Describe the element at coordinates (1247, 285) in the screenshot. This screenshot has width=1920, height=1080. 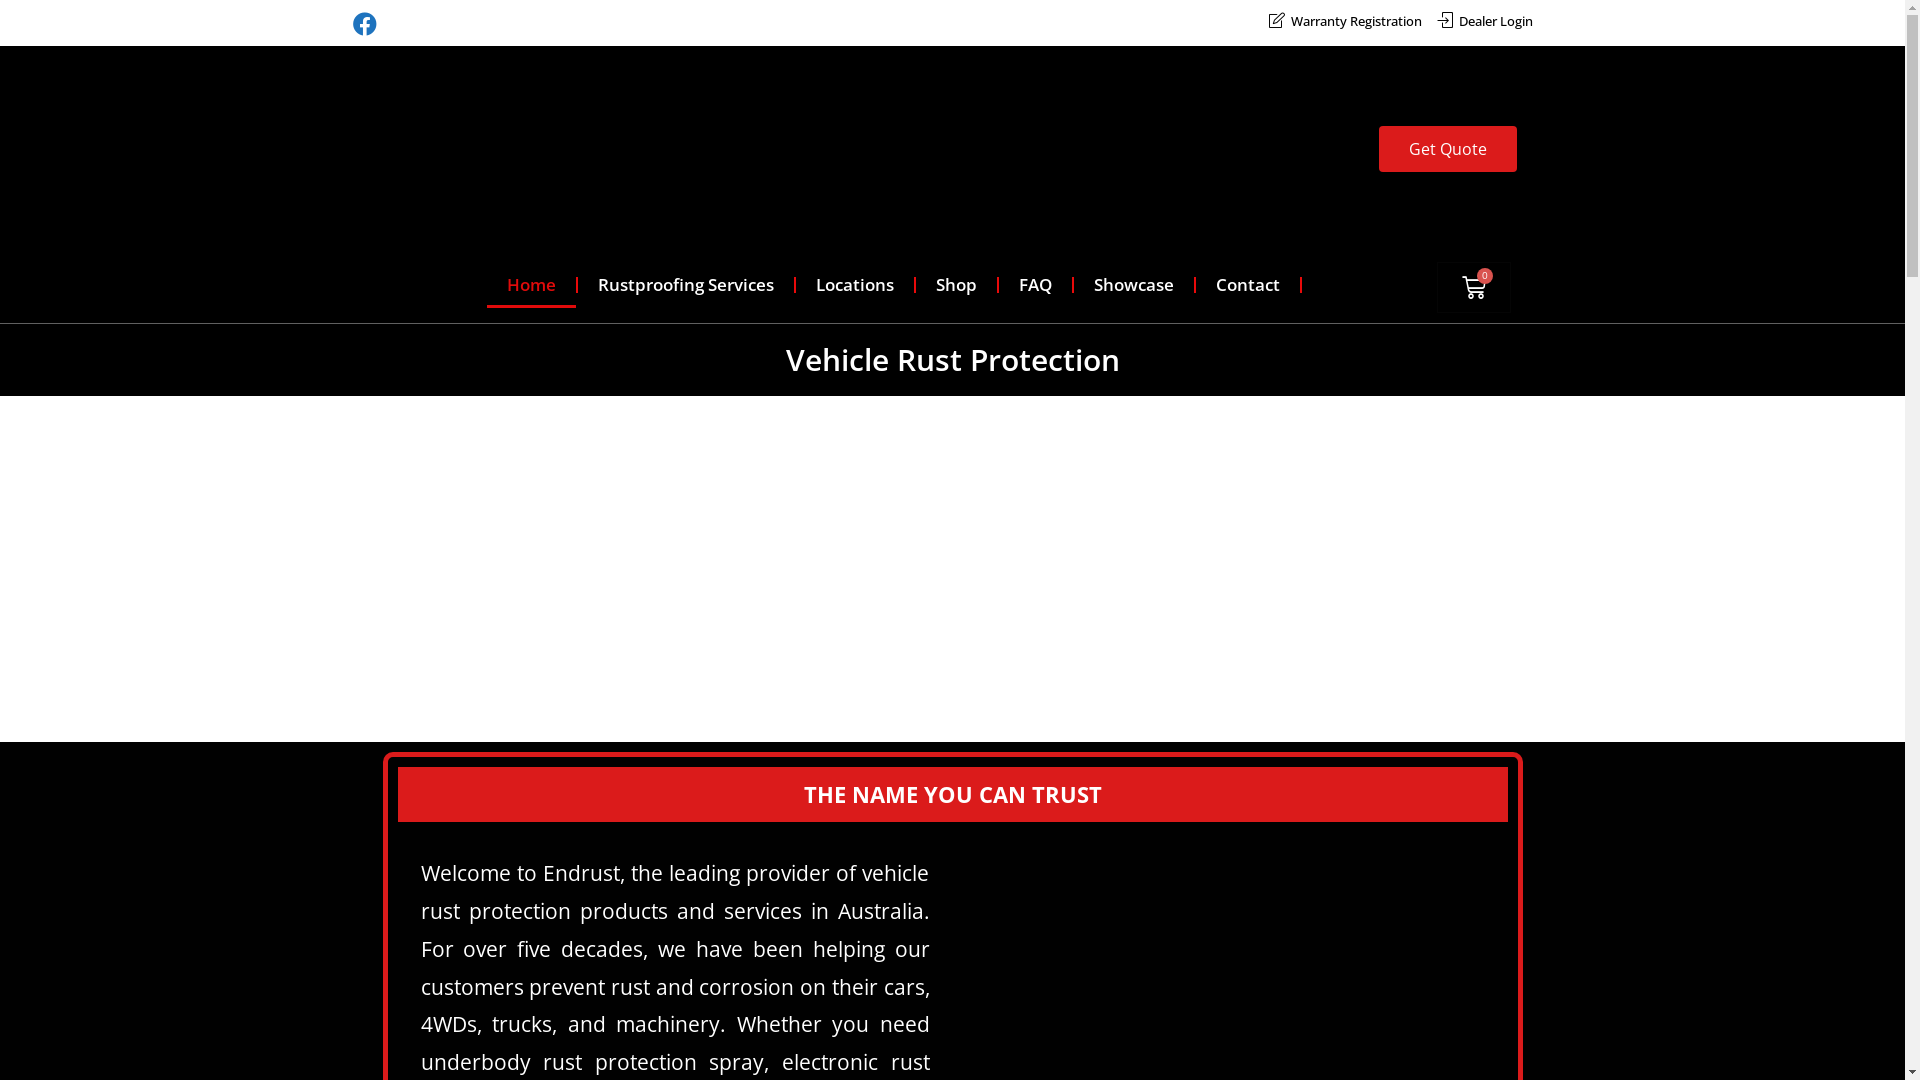
I see `'Contact'` at that location.